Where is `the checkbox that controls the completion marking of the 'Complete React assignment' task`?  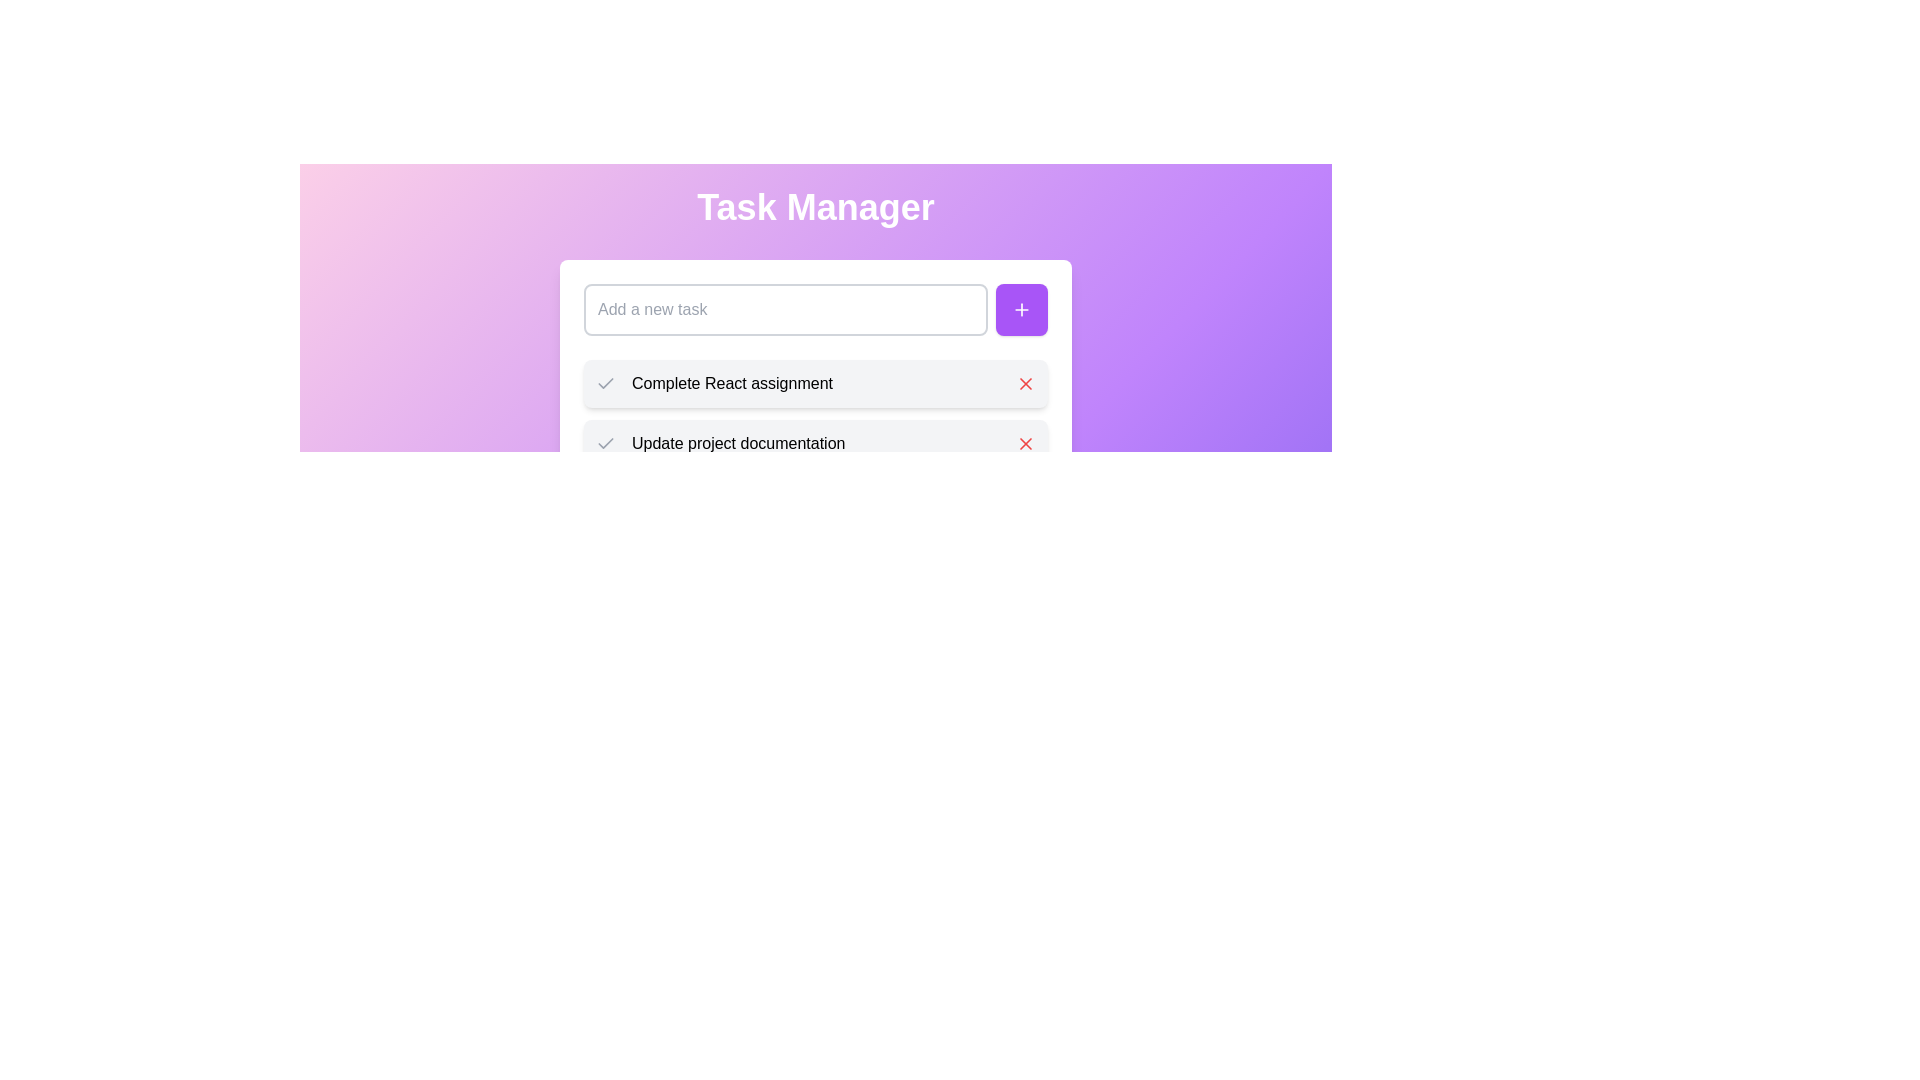 the checkbox that controls the completion marking of the 'Complete React assignment' task is located at coordinates (604, 384).